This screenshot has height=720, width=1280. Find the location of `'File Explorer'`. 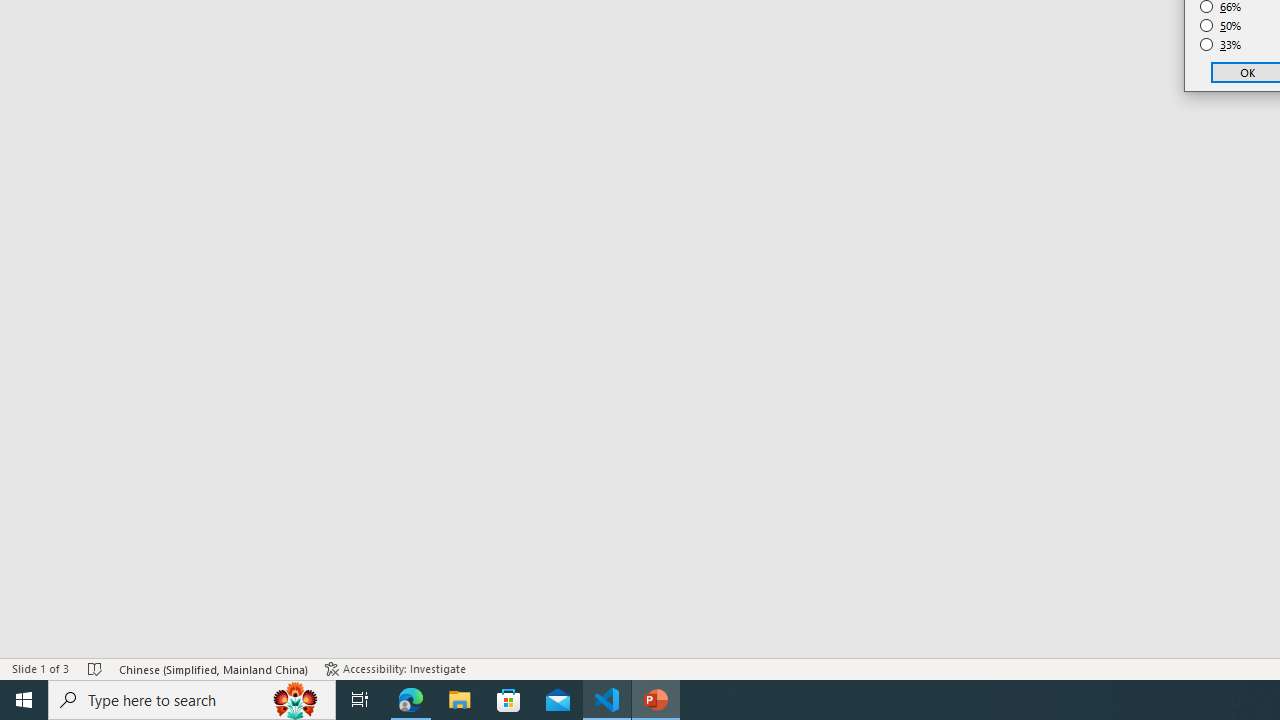

'File Explorer' is located at coordinates (459, 698).